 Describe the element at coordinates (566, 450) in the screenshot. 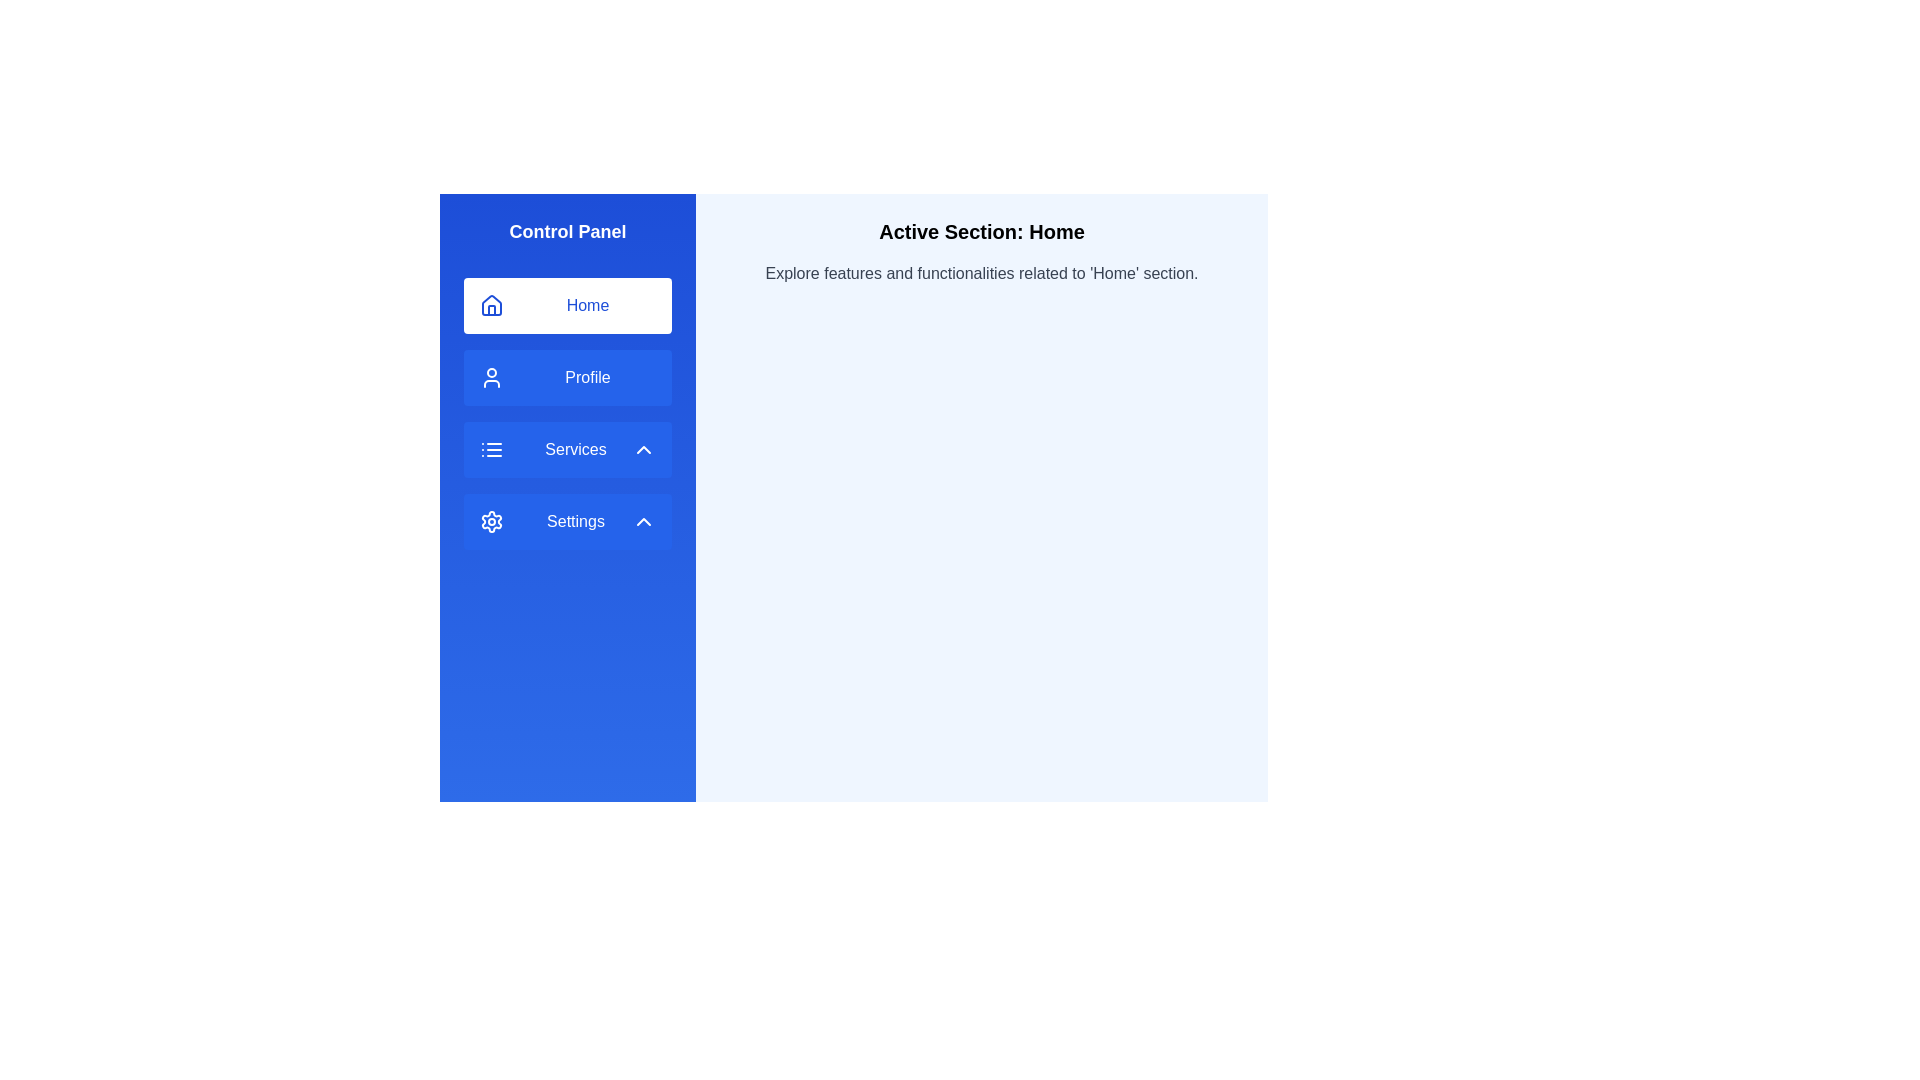

I see `the 'Services' button with a list icon and an upward chevron on the right` at that location.